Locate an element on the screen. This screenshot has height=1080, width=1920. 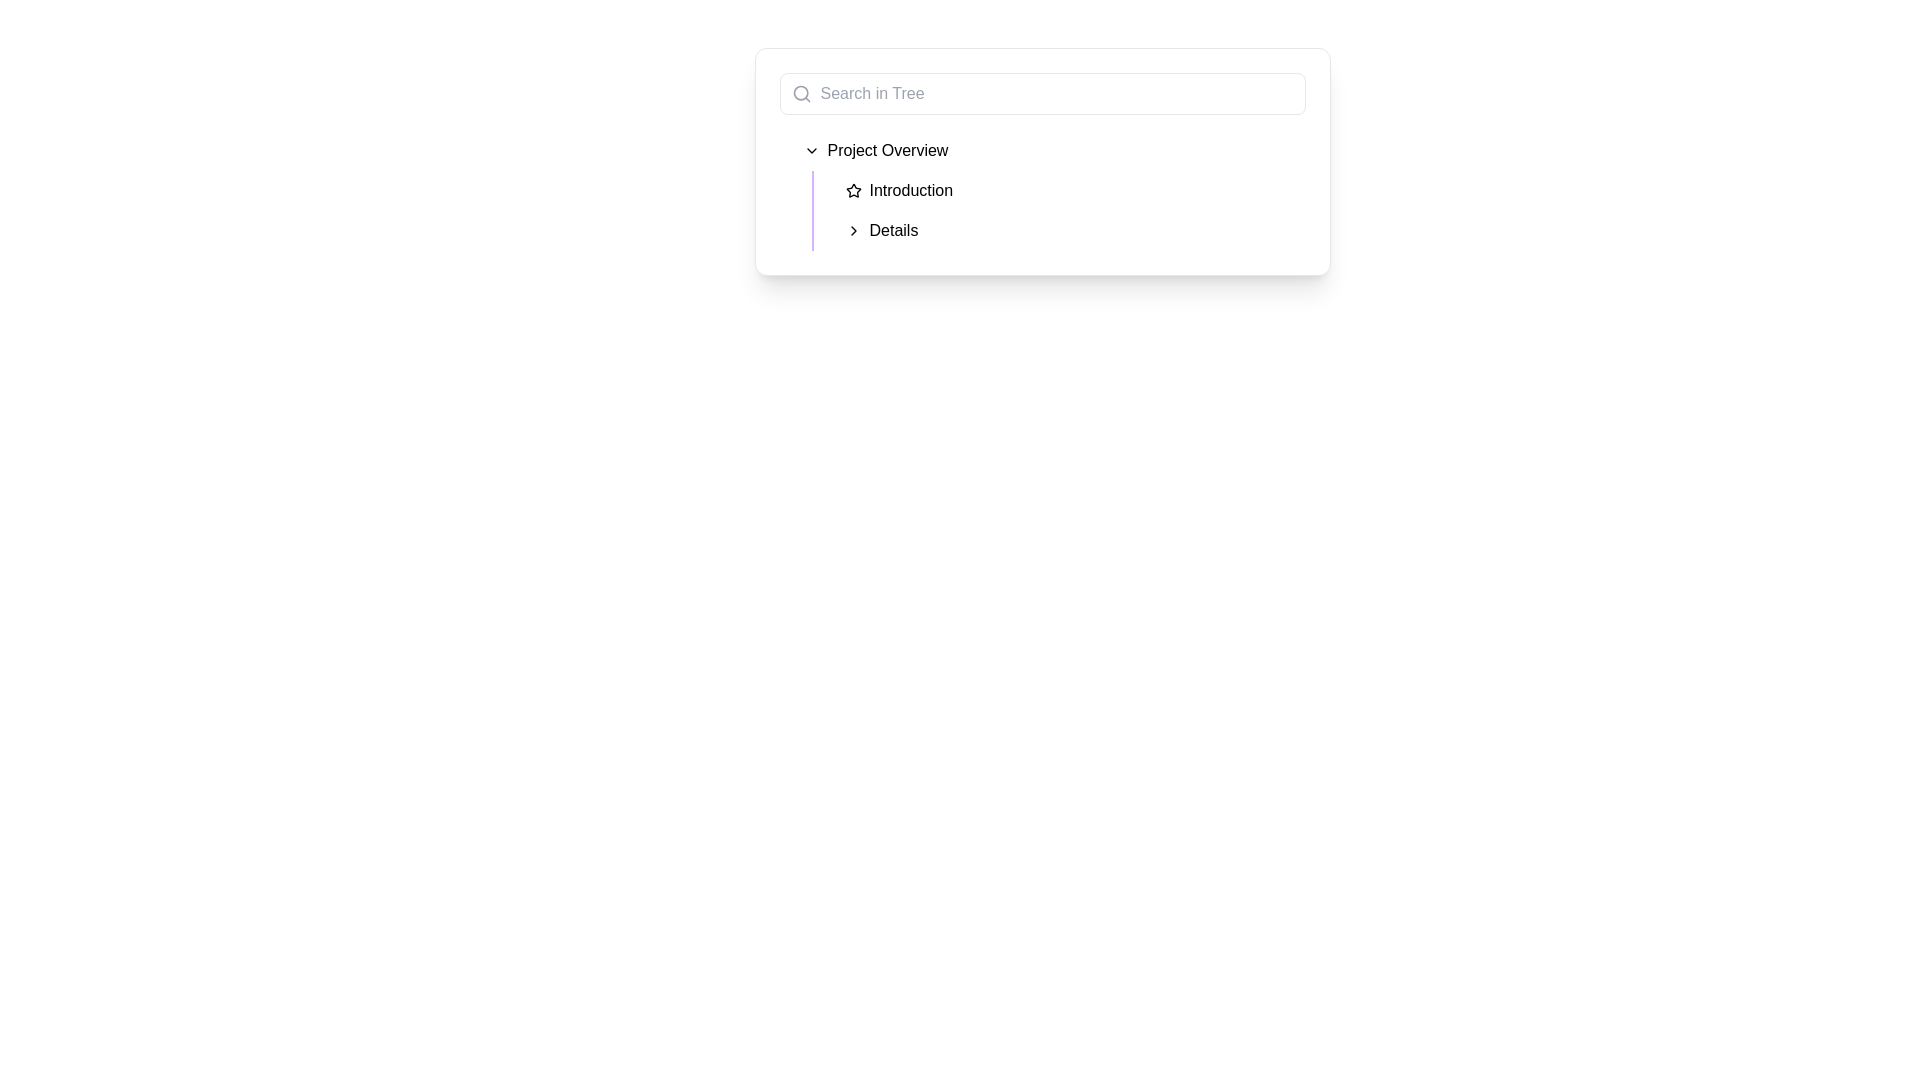
the downward-pointing chevron icon in the 'Project Overview' section is located at coordinates (811, 149).